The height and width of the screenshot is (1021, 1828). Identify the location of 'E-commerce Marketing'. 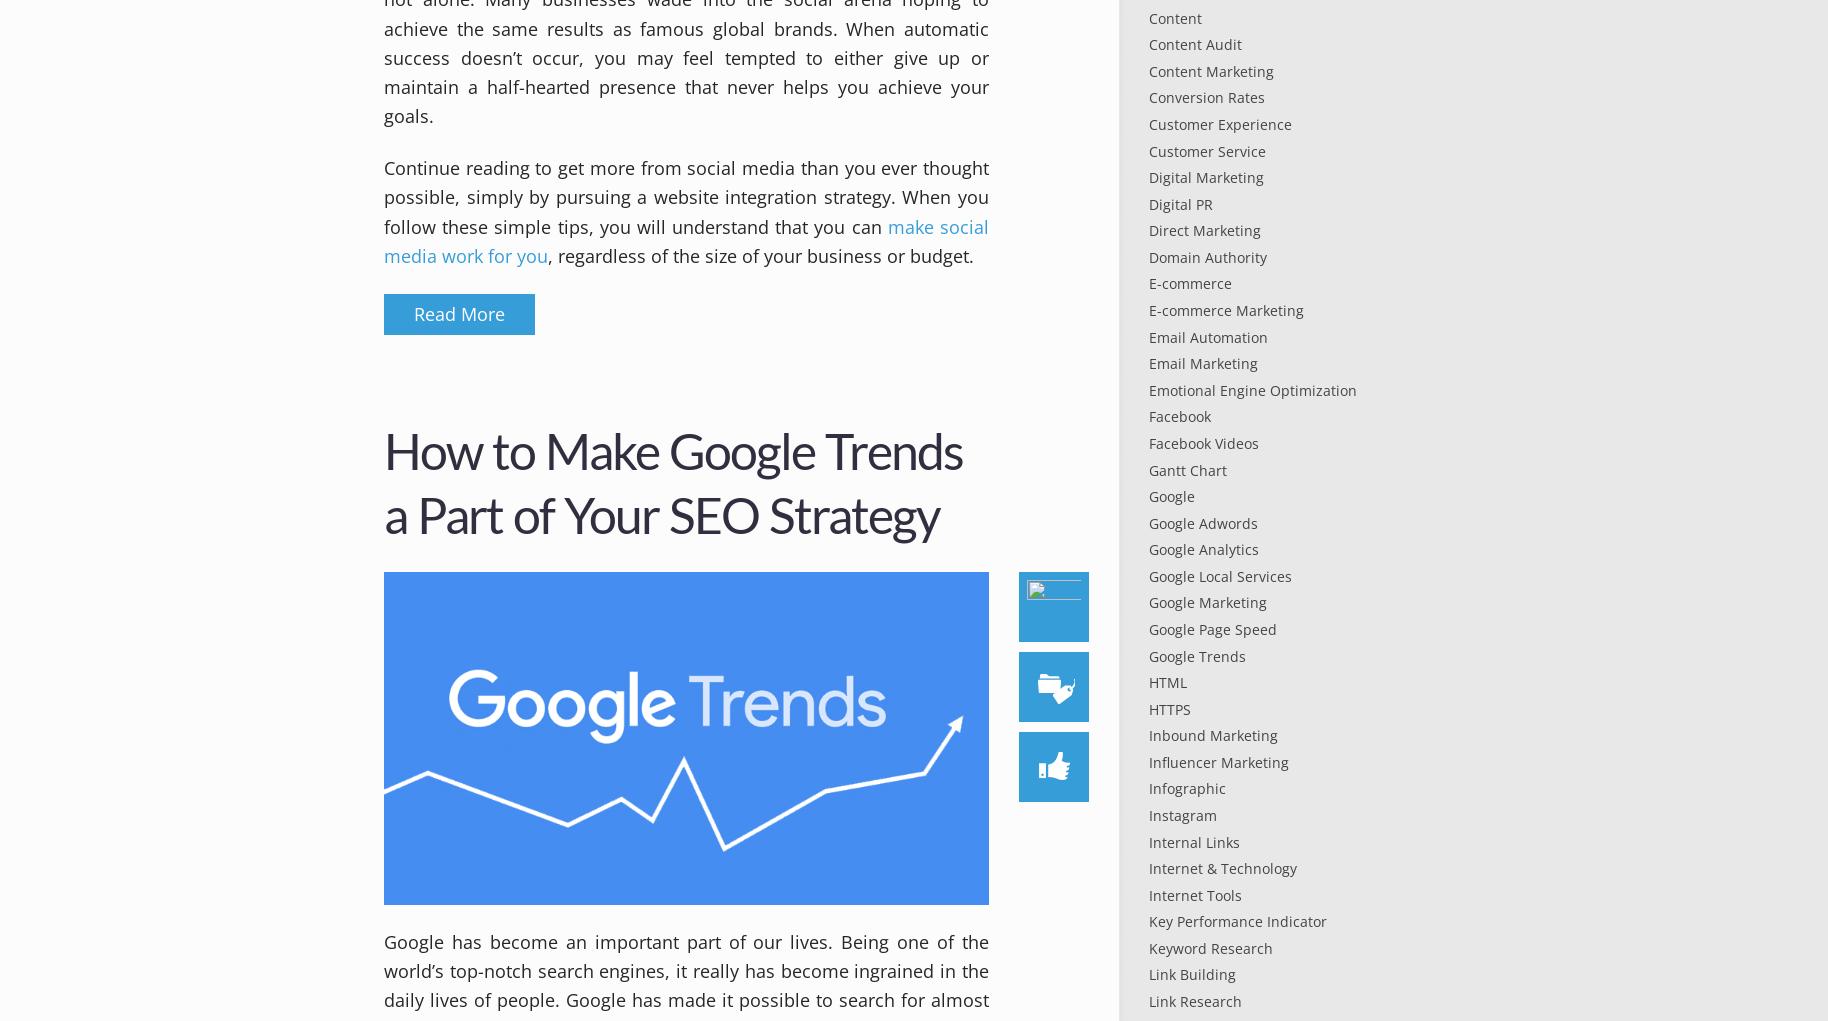
(1225, 310).